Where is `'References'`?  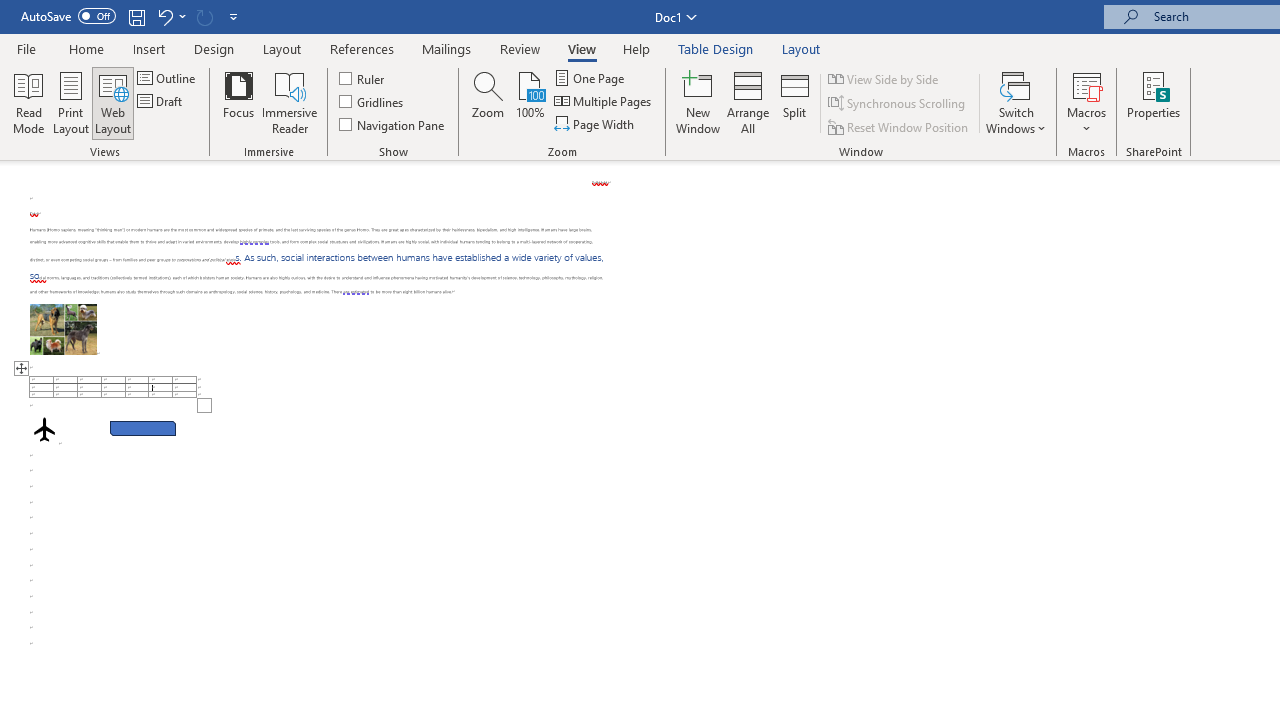
'References' is located at coordinates (362, 48).